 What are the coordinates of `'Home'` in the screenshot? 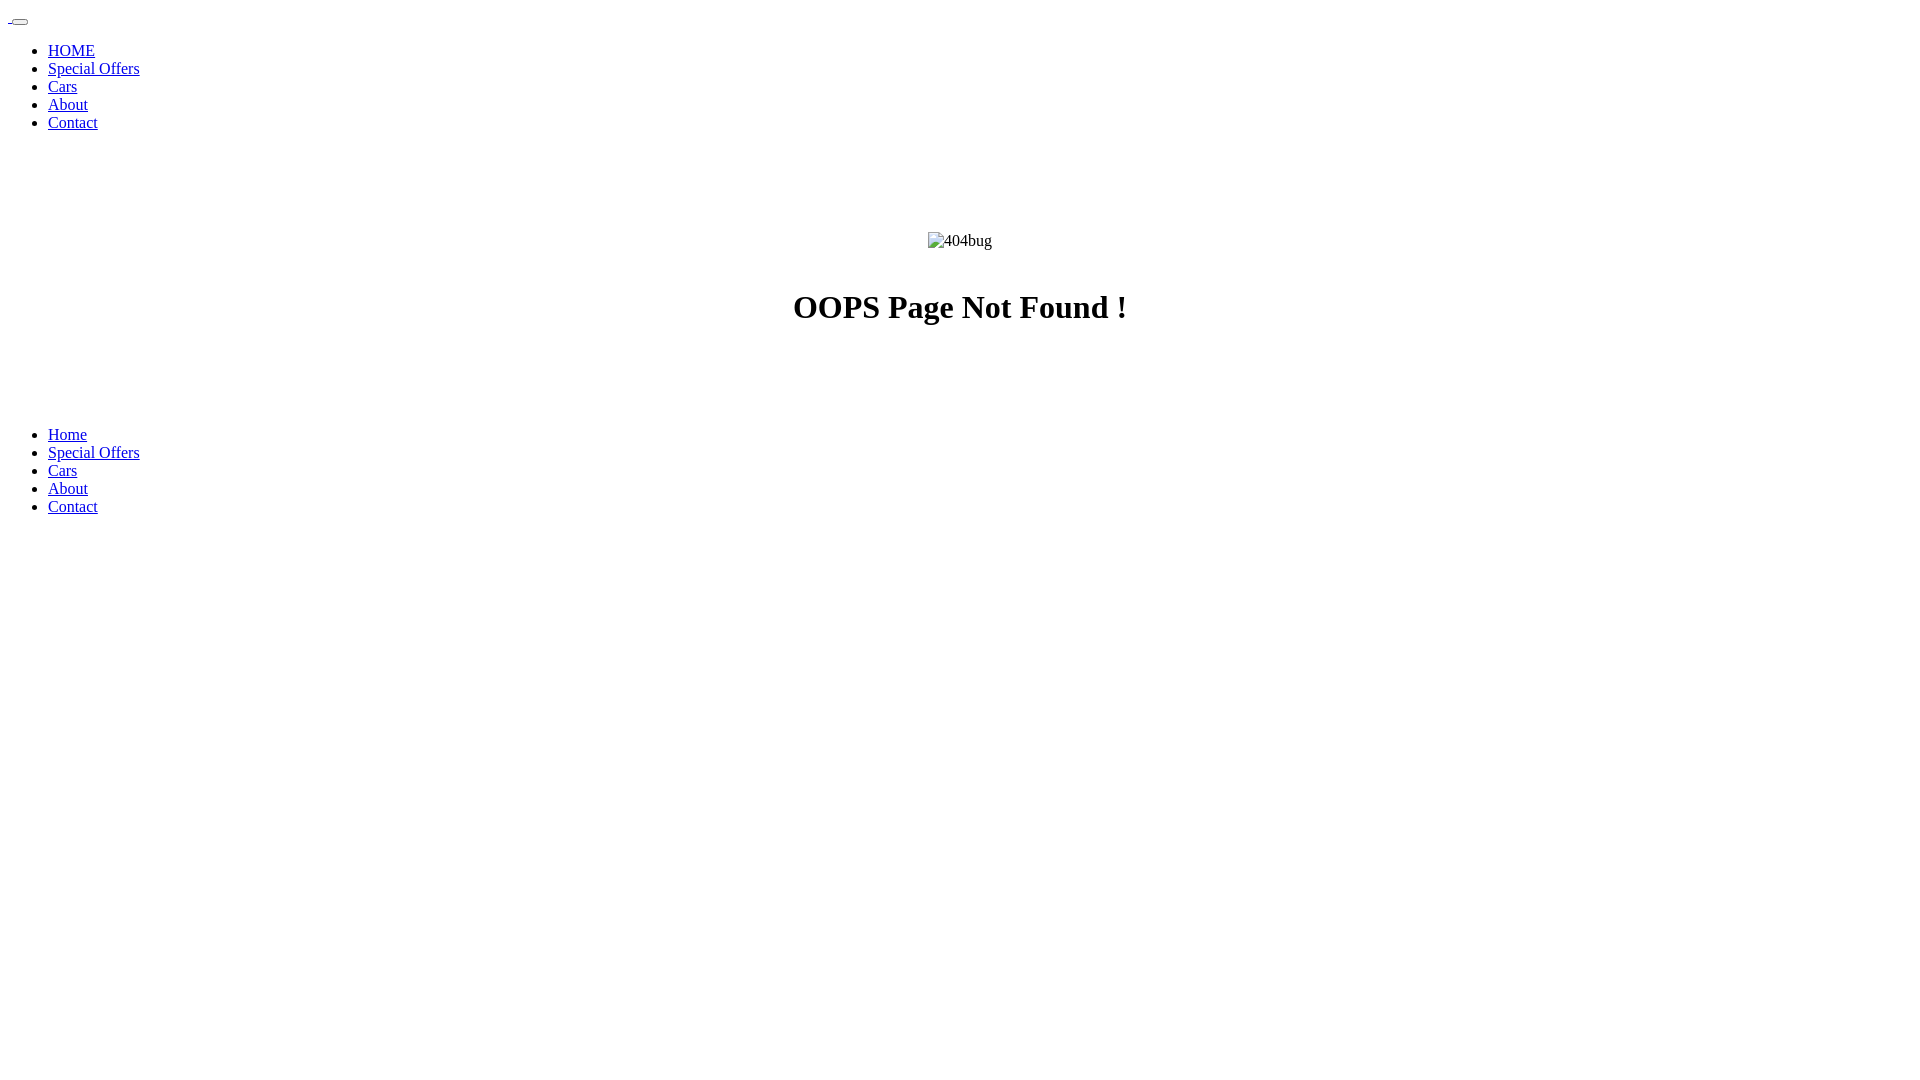 It's located at (67, 433).